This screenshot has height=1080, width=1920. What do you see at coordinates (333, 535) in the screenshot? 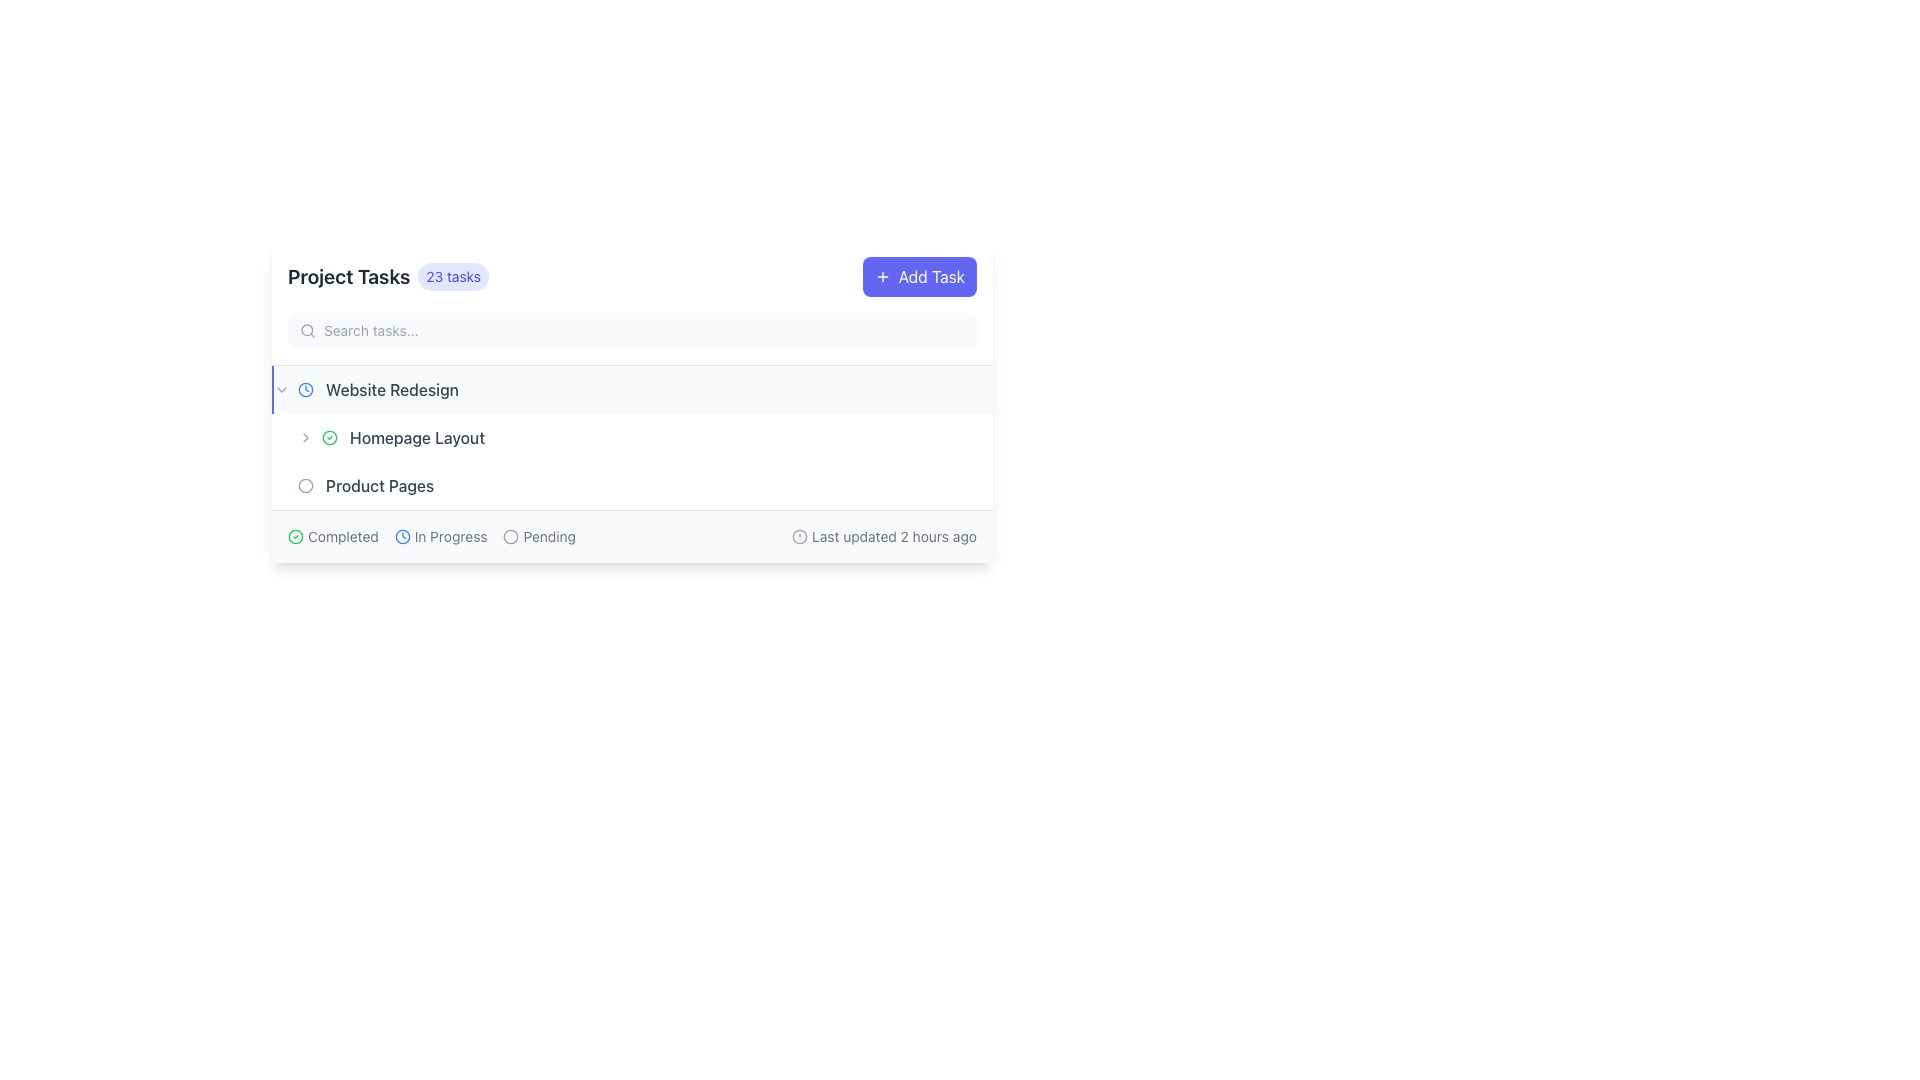
I see `the green 'Completed' status label with a checkmark icon, which is the first element in the group of status labels located at the bottom of the task list panel` at bounding box center [333, 535].